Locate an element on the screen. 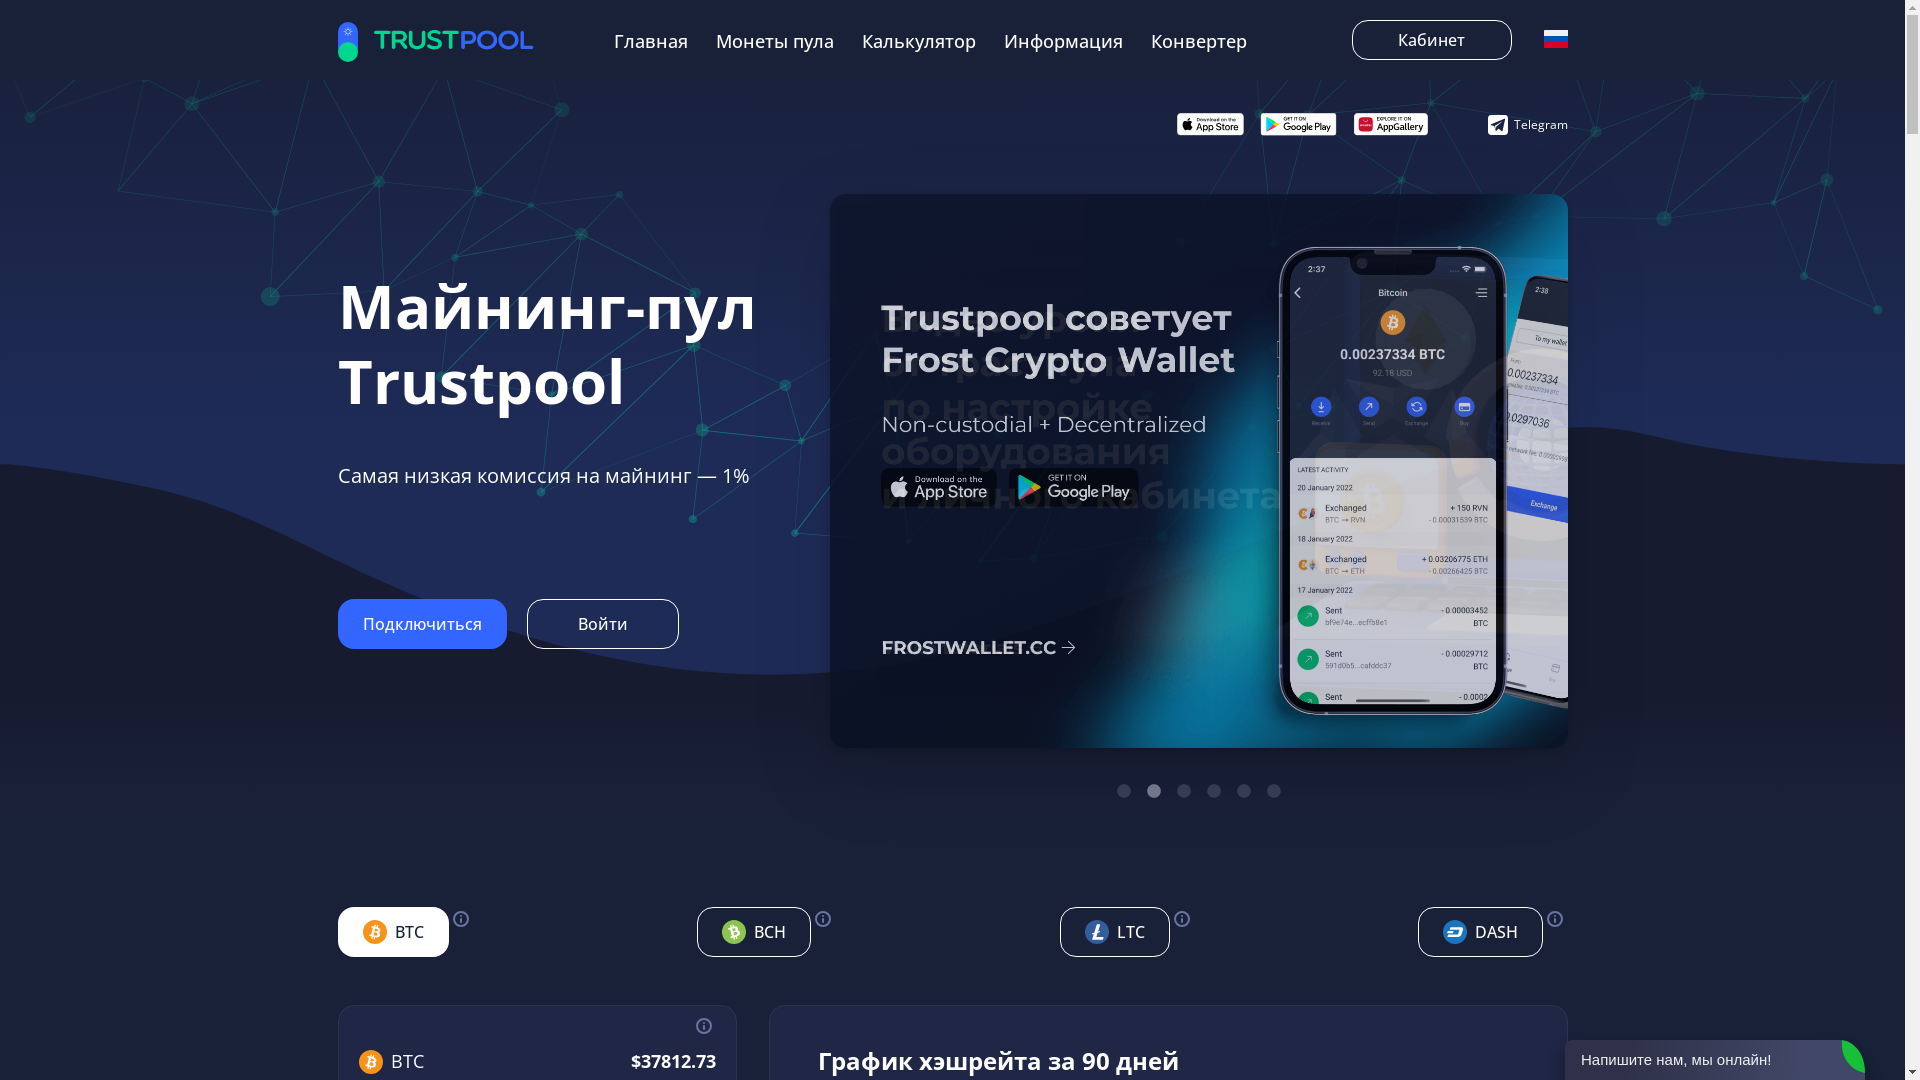 Image resolution: width=1920 pixels, height=1080 pixels. 'DASH' is located at coordinates (1480, 930).